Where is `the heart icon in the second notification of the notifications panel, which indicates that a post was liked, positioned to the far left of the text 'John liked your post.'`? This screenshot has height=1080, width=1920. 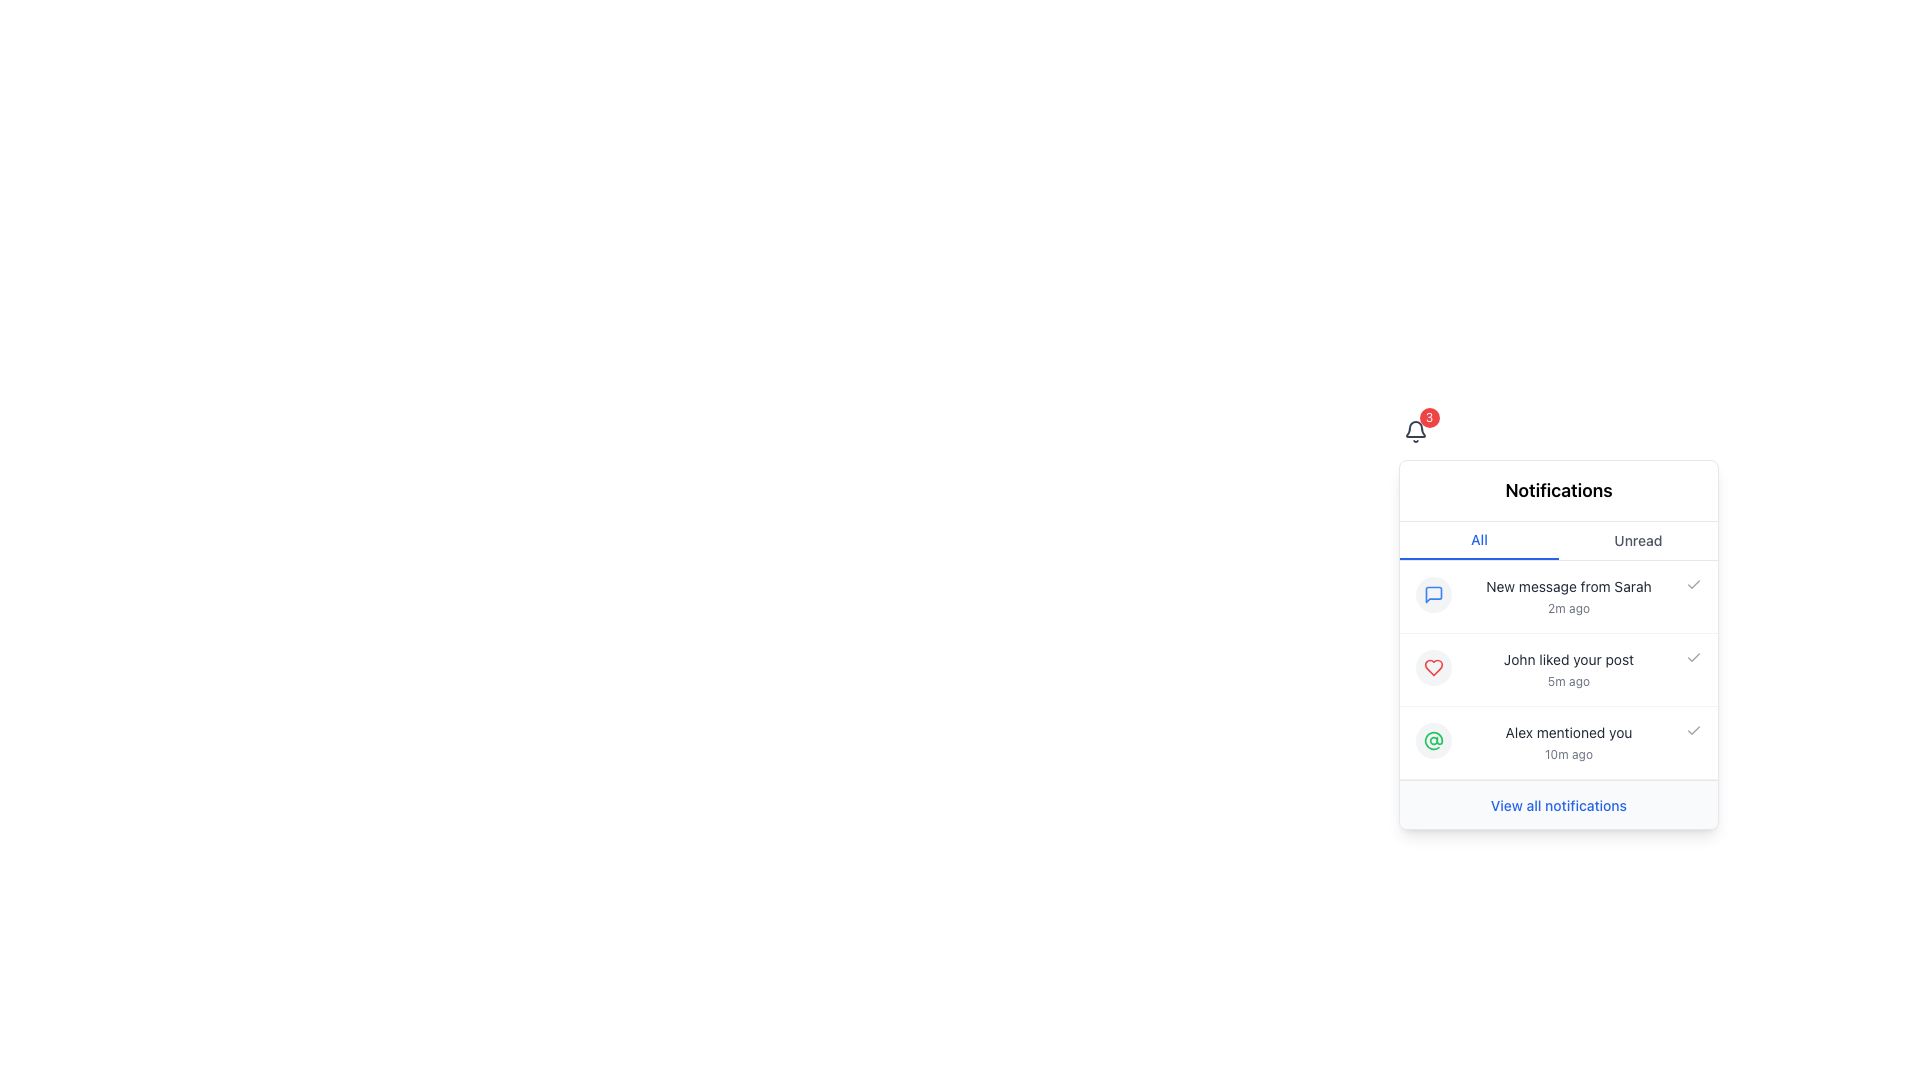
the heart icon in the second notification of the notifications panel, which indicates that a post was liked, positioned to the far left of the text 'John liked your post.' is located at coordinates (1433, 667).